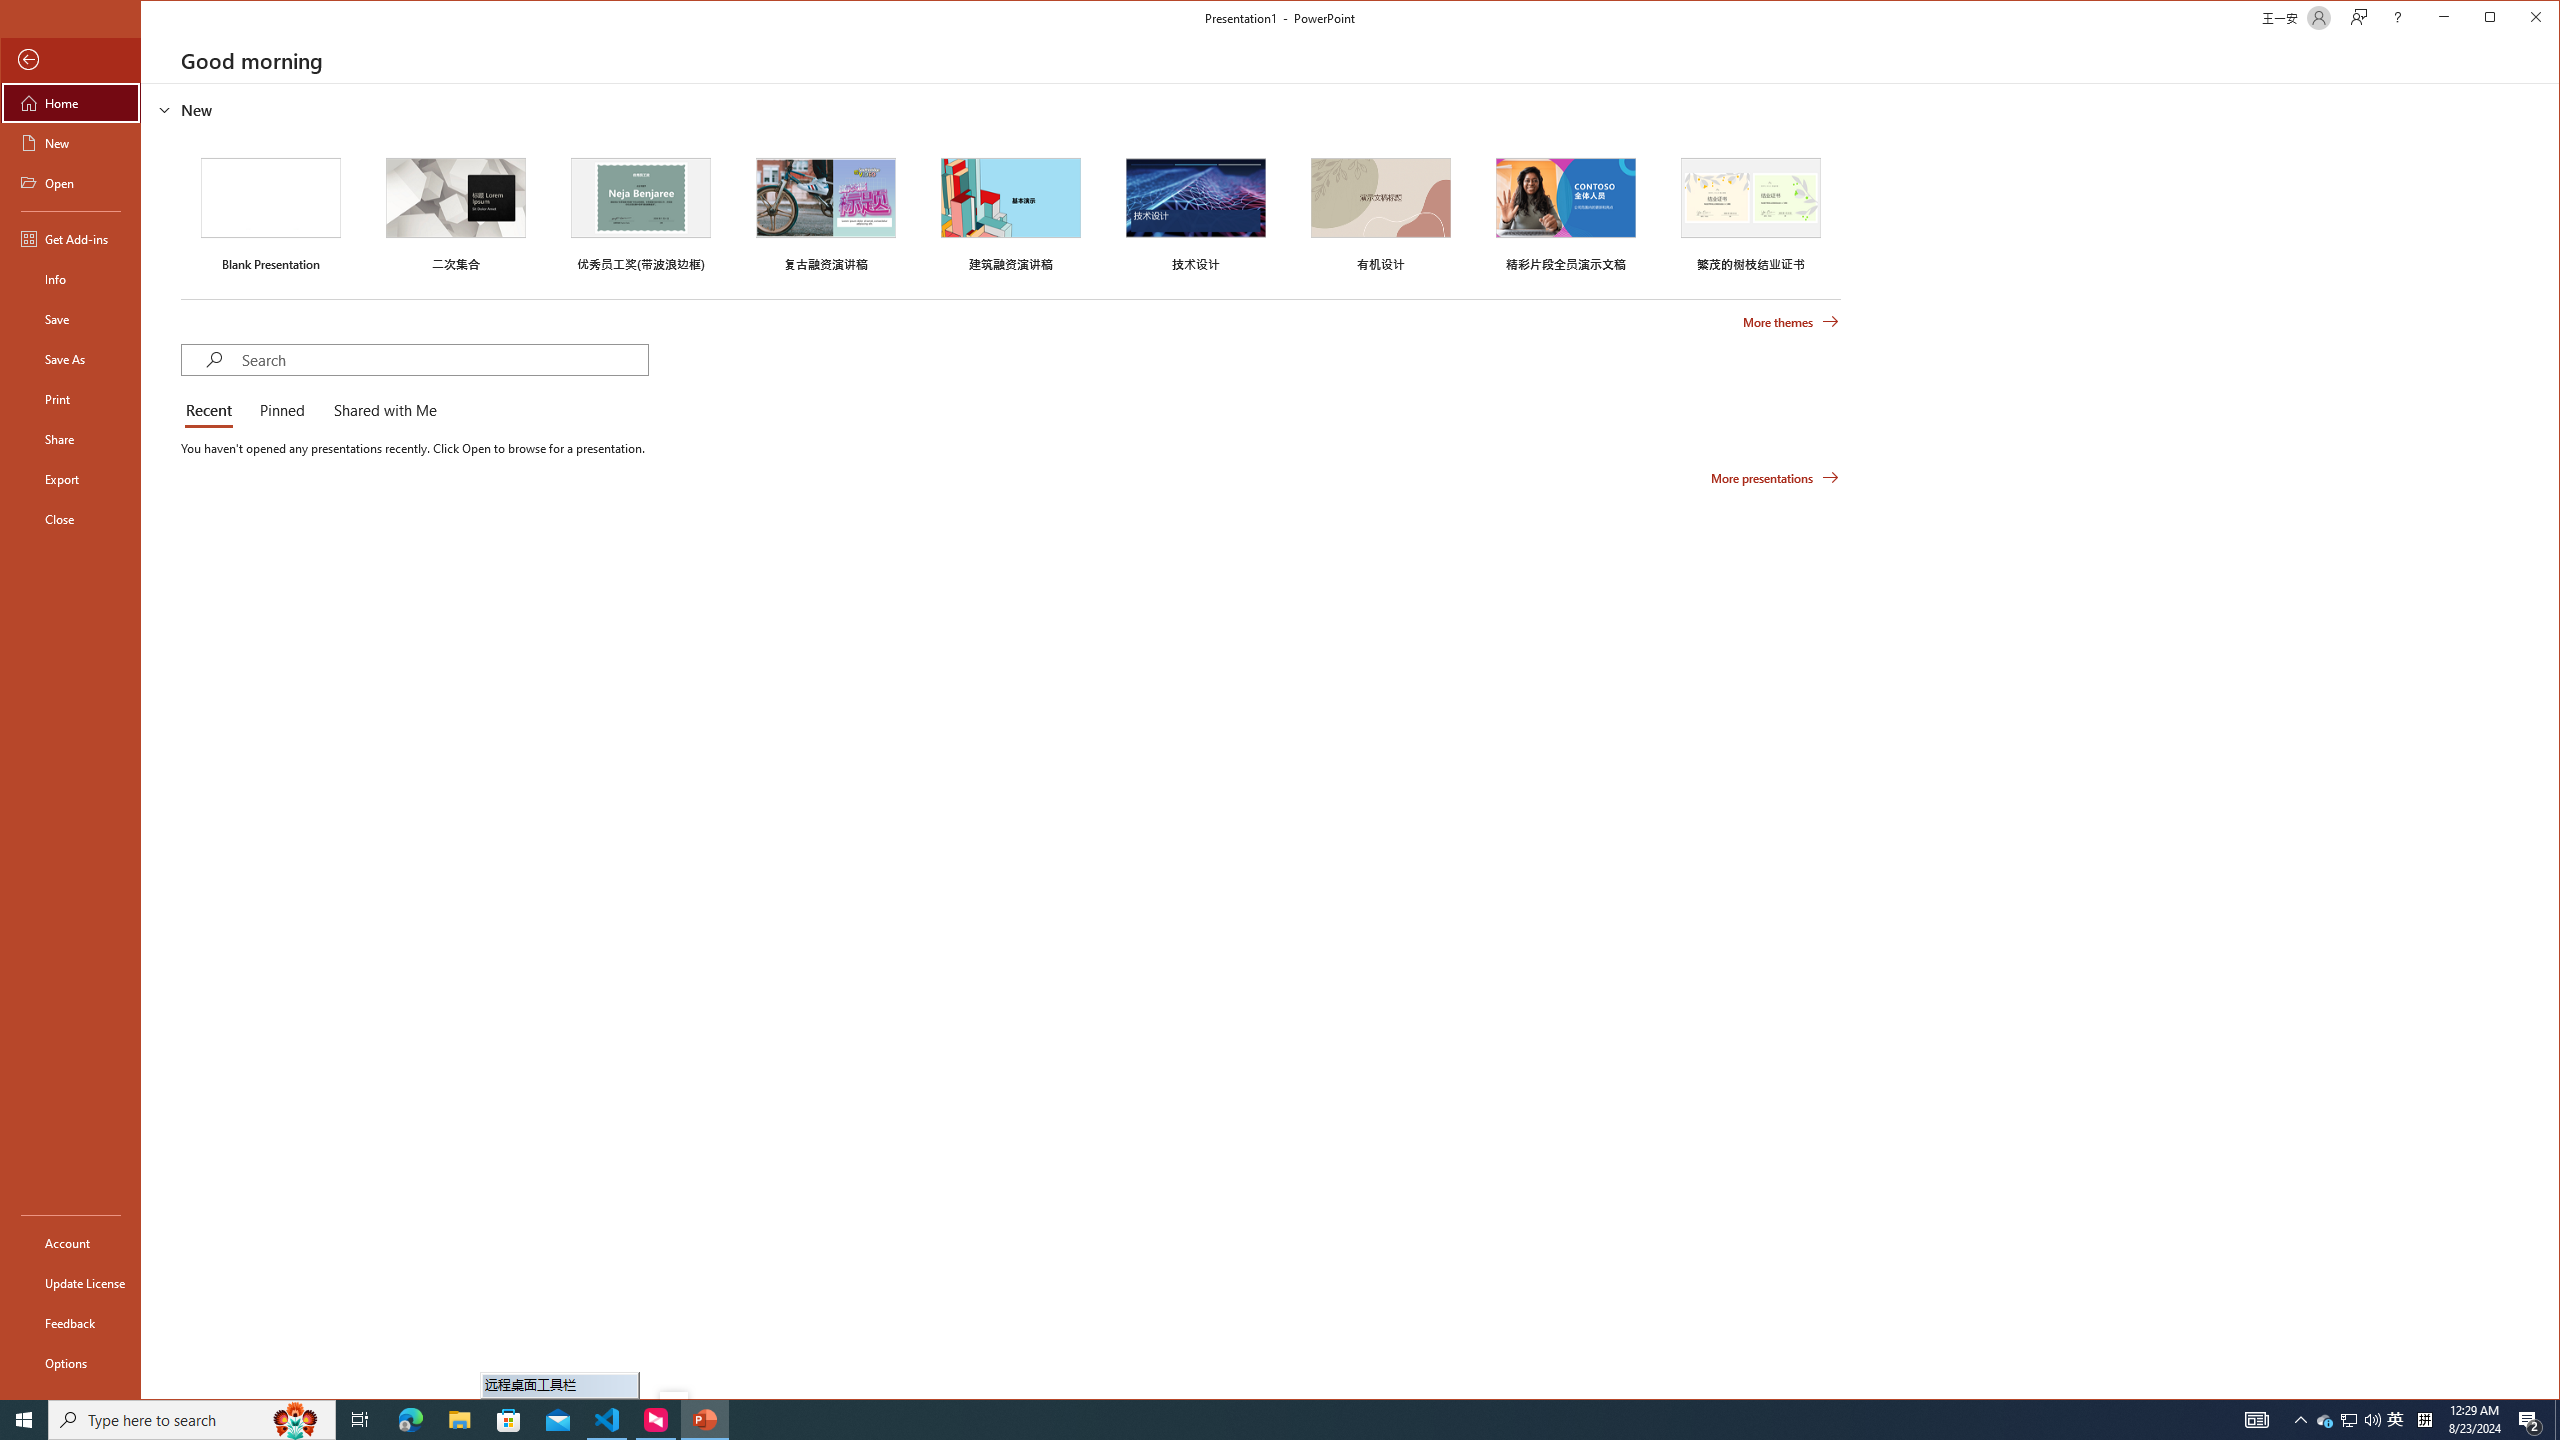 Image resolution: width=2560 pixels, height=1440 pixels. Describe the element at coordinates (69, 357) in the screenshot. I see `'Save As'` at that location.